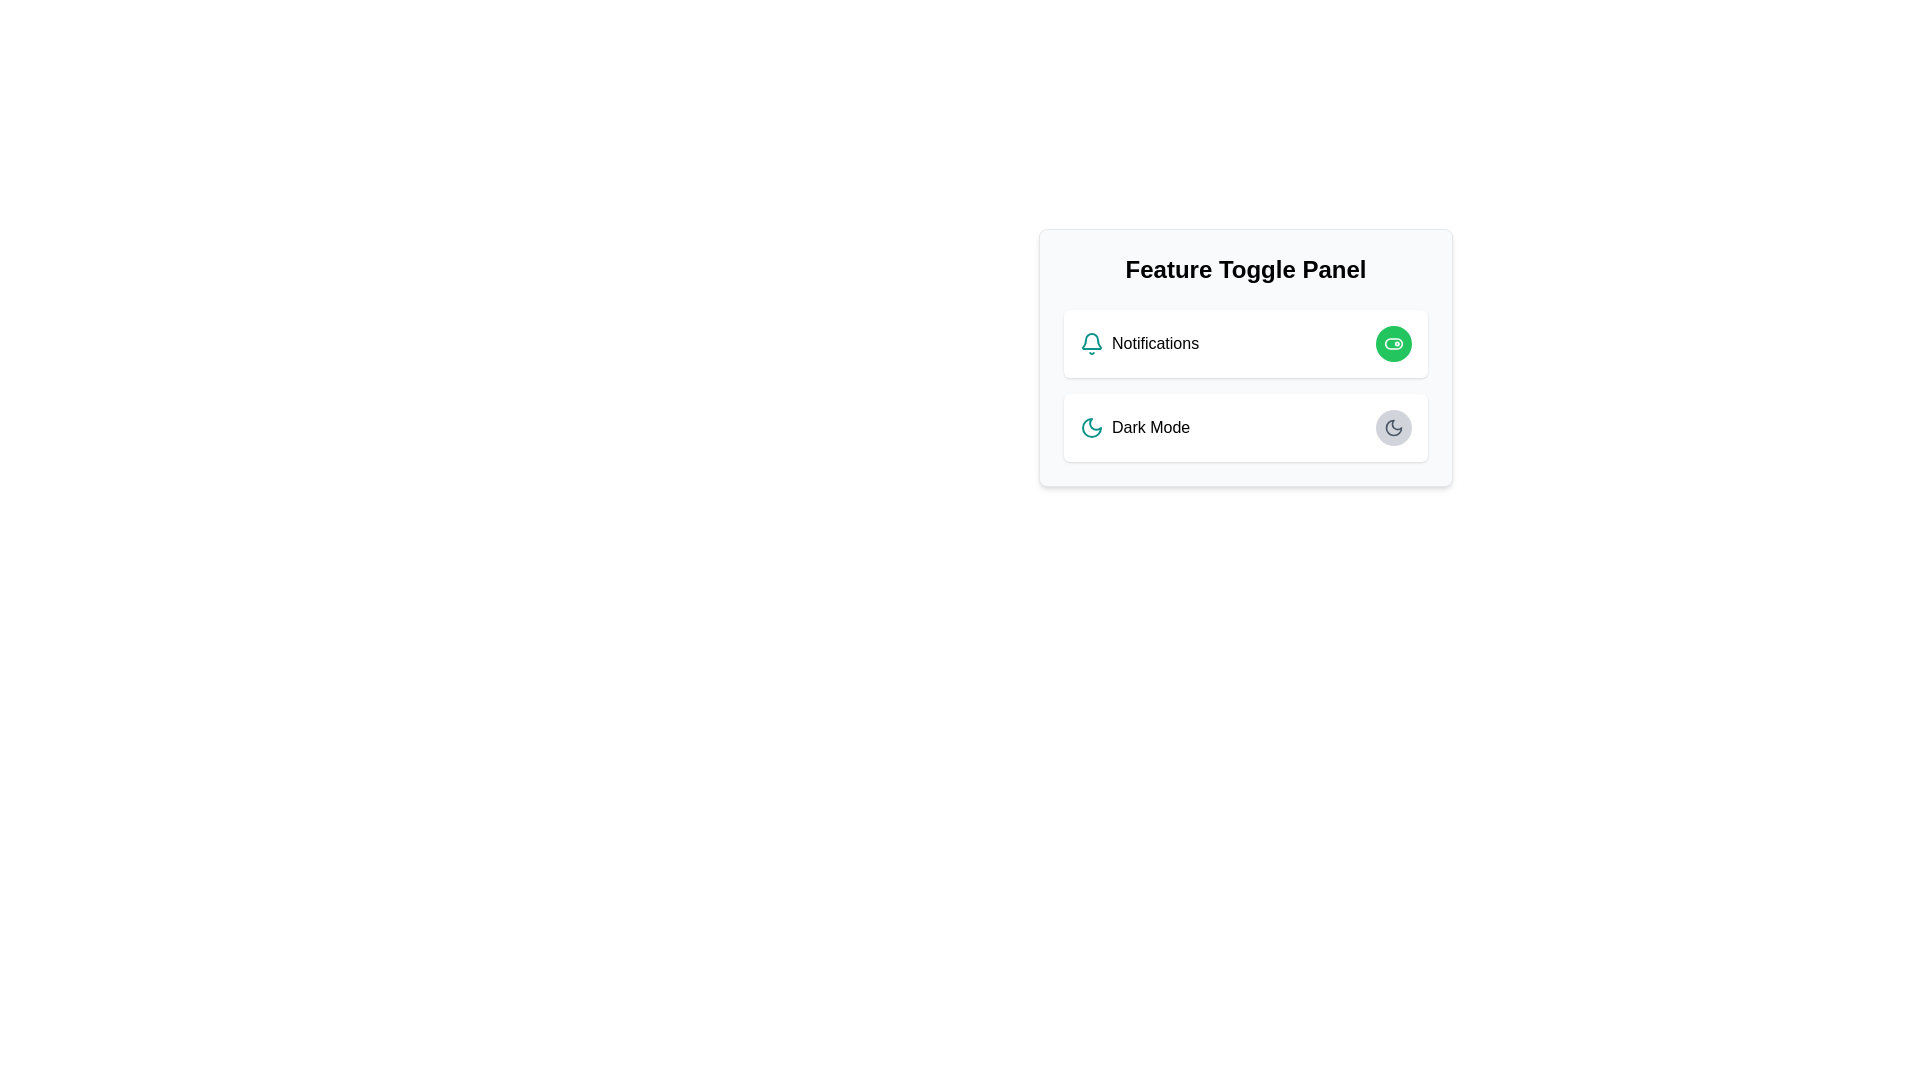 The width and height of the screenshot is (1920, 1080). Describe the element at coordinates (1090, 427) in the screenshot. I see `the 'Dark Mode' icon, which symbolizes the toggle for dark themes, located in the second row of the 'Feature Toggle Panel' on the right side of the toggle option` at that location.